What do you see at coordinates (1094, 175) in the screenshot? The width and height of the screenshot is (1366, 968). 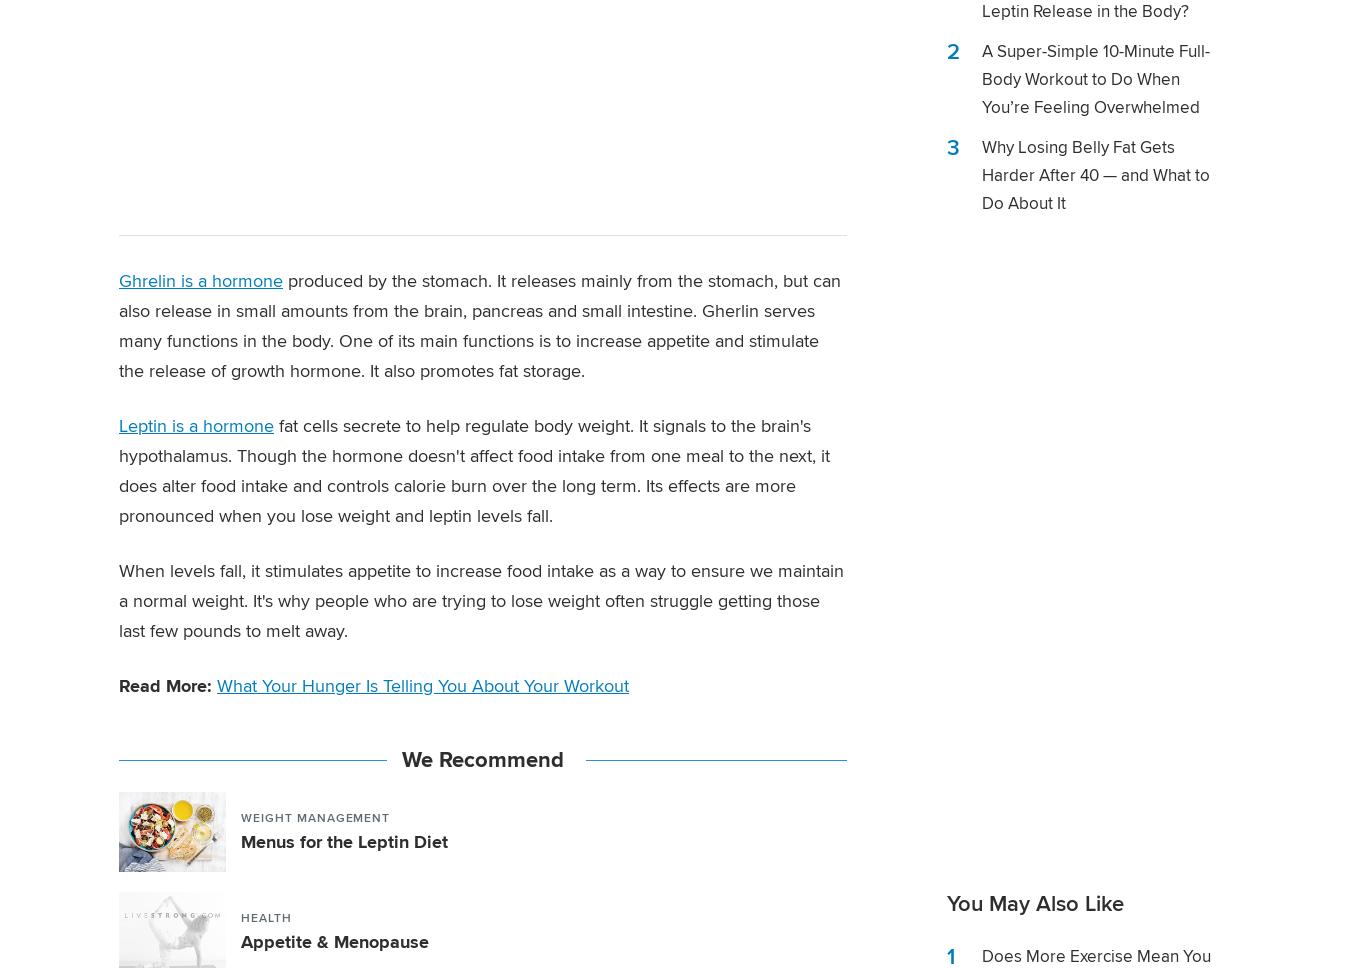 I see `'Why Losing Belly Fat Gets Harder After 40 — and What to Do About It'` at bounding box center [1094, 175].